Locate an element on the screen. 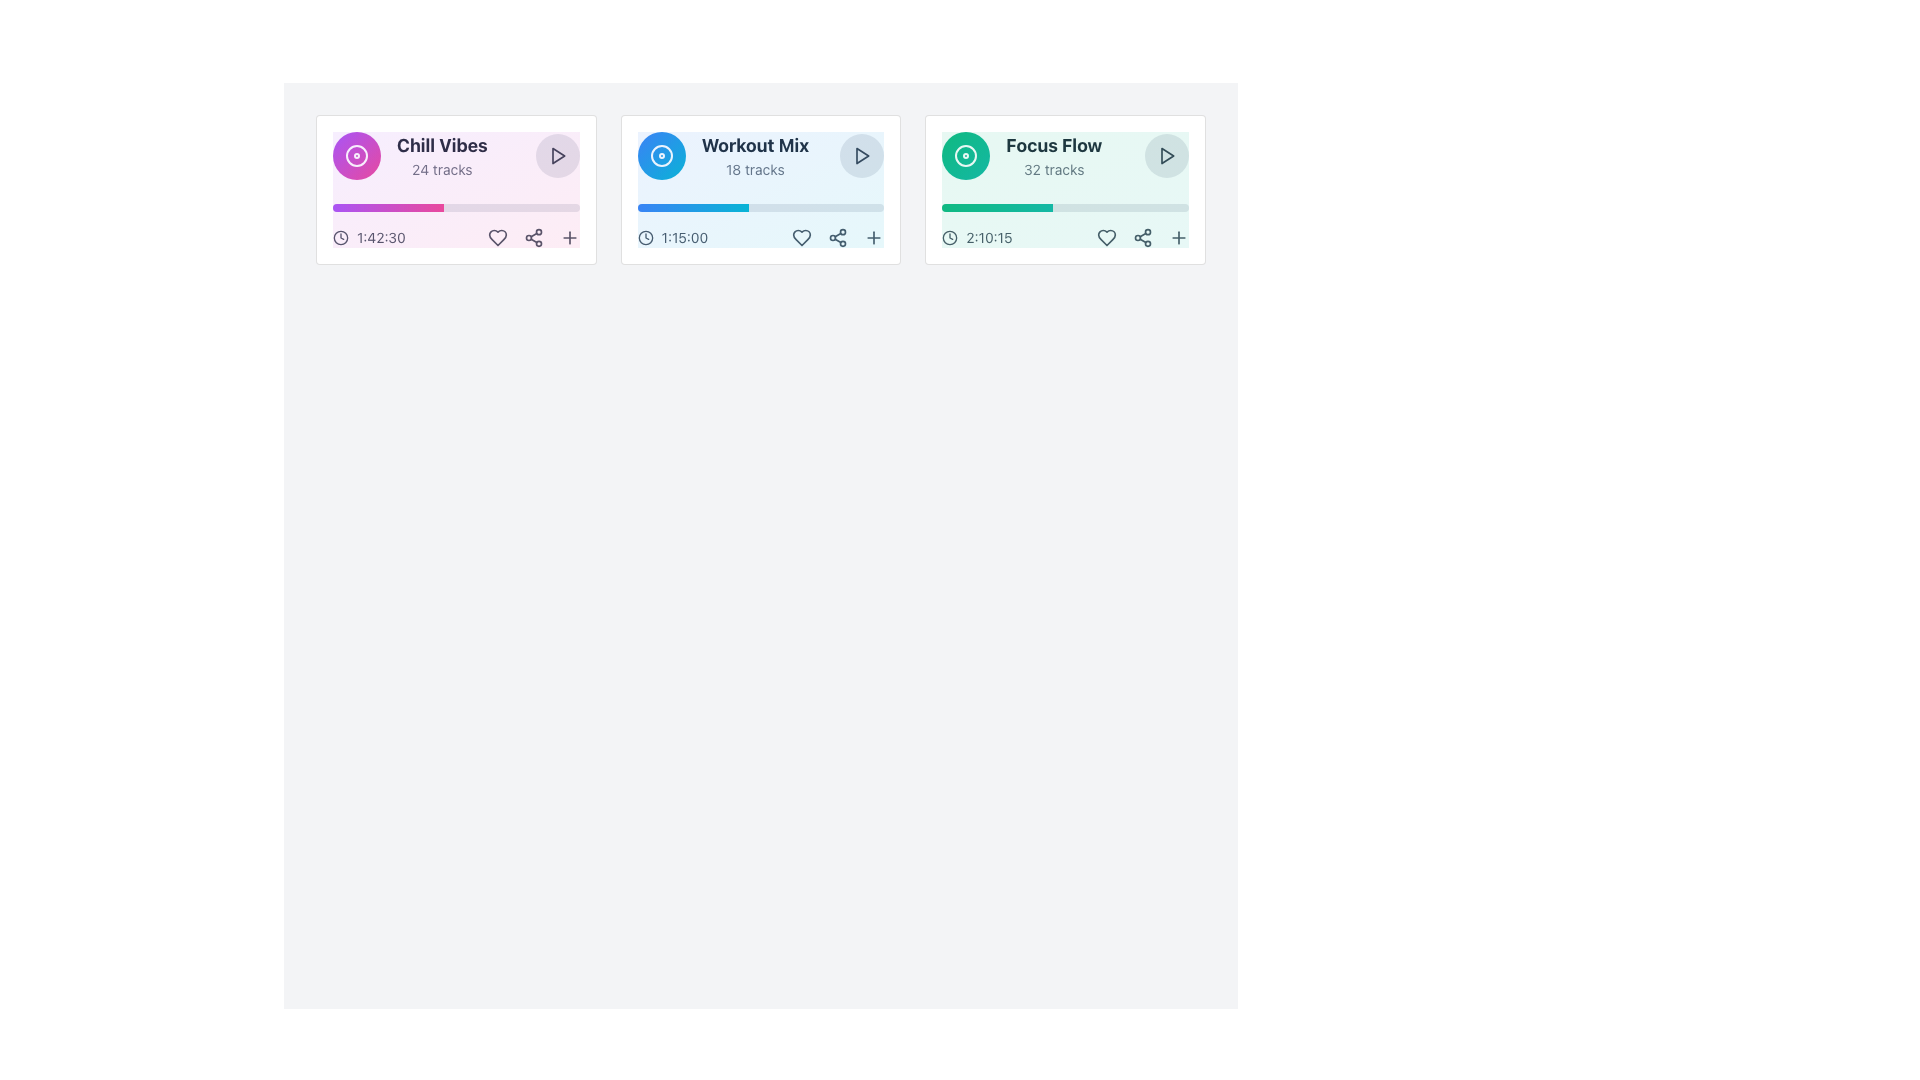 This screenshot has height=1080, width=1920. the text display for the playlist named 'Workout Mix' is located at coordinates (759, 154).